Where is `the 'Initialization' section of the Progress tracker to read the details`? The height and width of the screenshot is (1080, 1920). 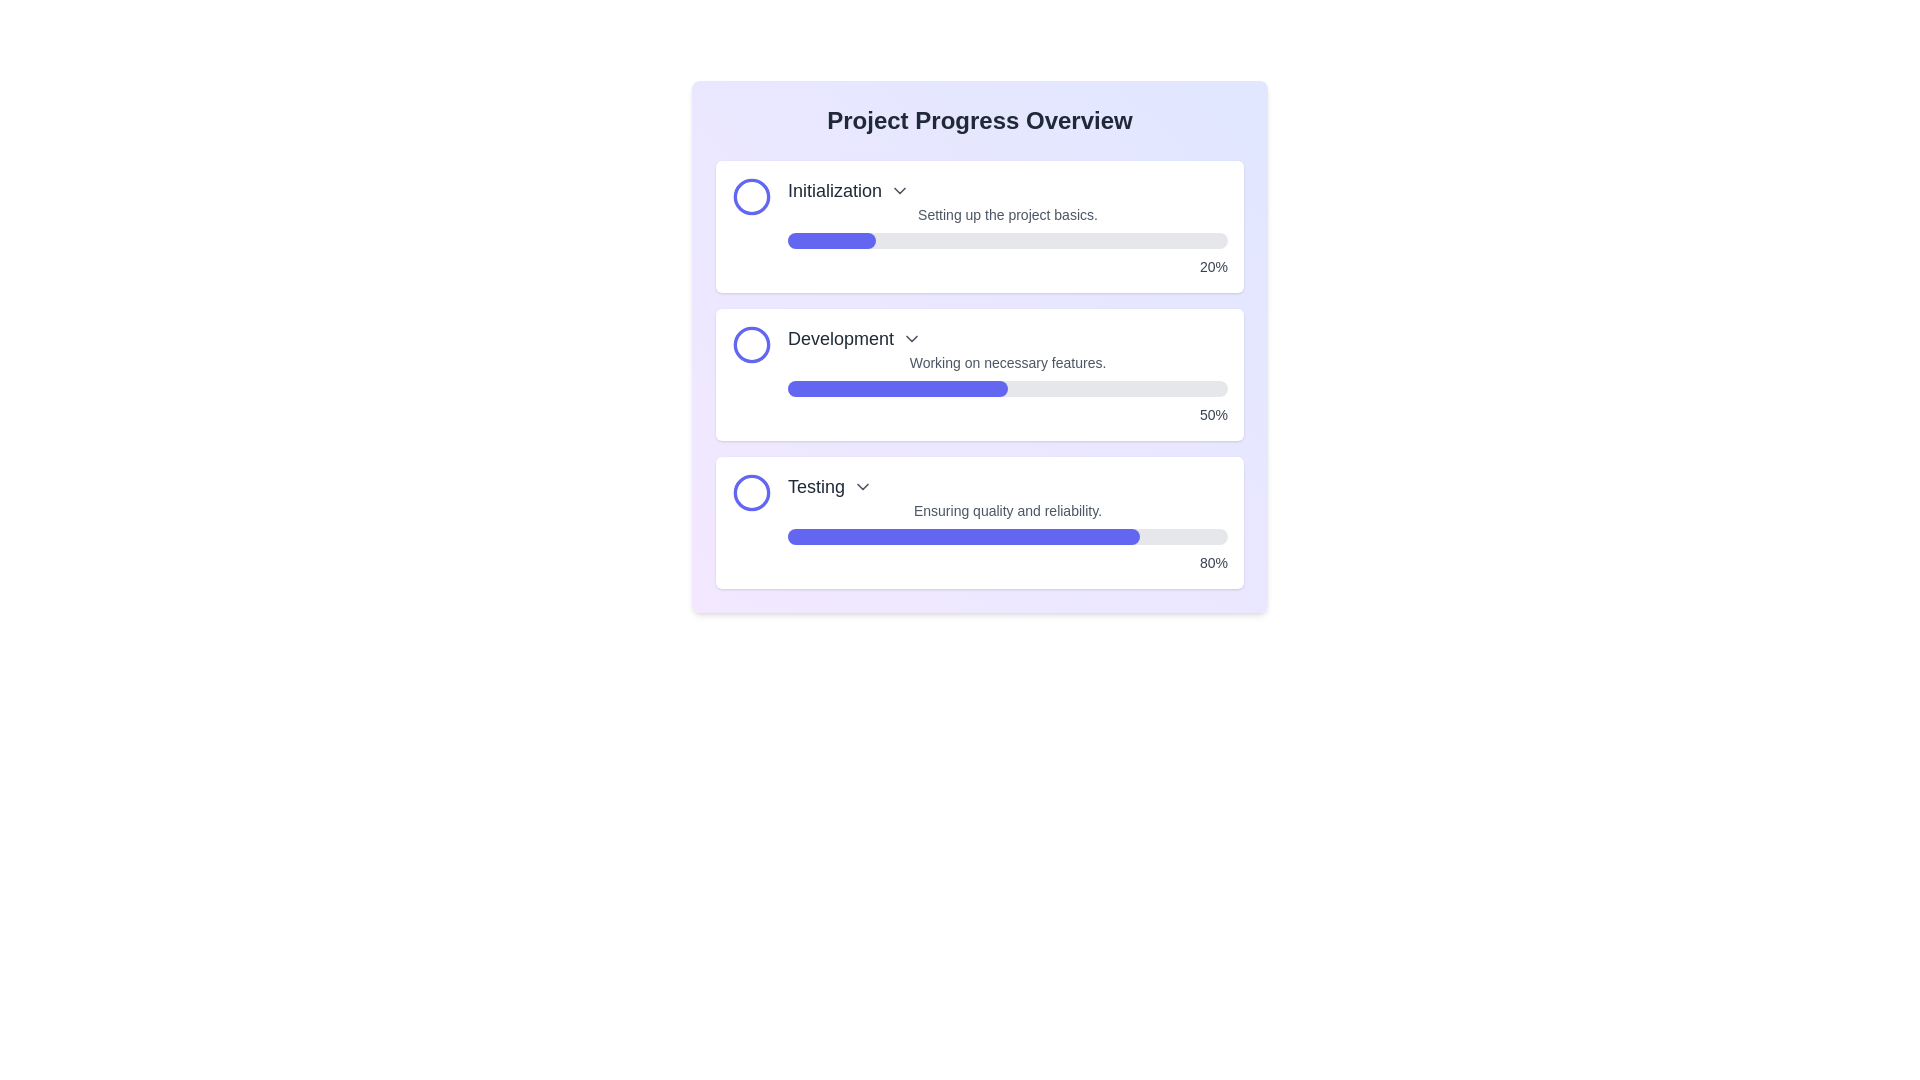
the 'Initialization' section of the Progress tracker to read the details is located at coordinates (1008, 226).